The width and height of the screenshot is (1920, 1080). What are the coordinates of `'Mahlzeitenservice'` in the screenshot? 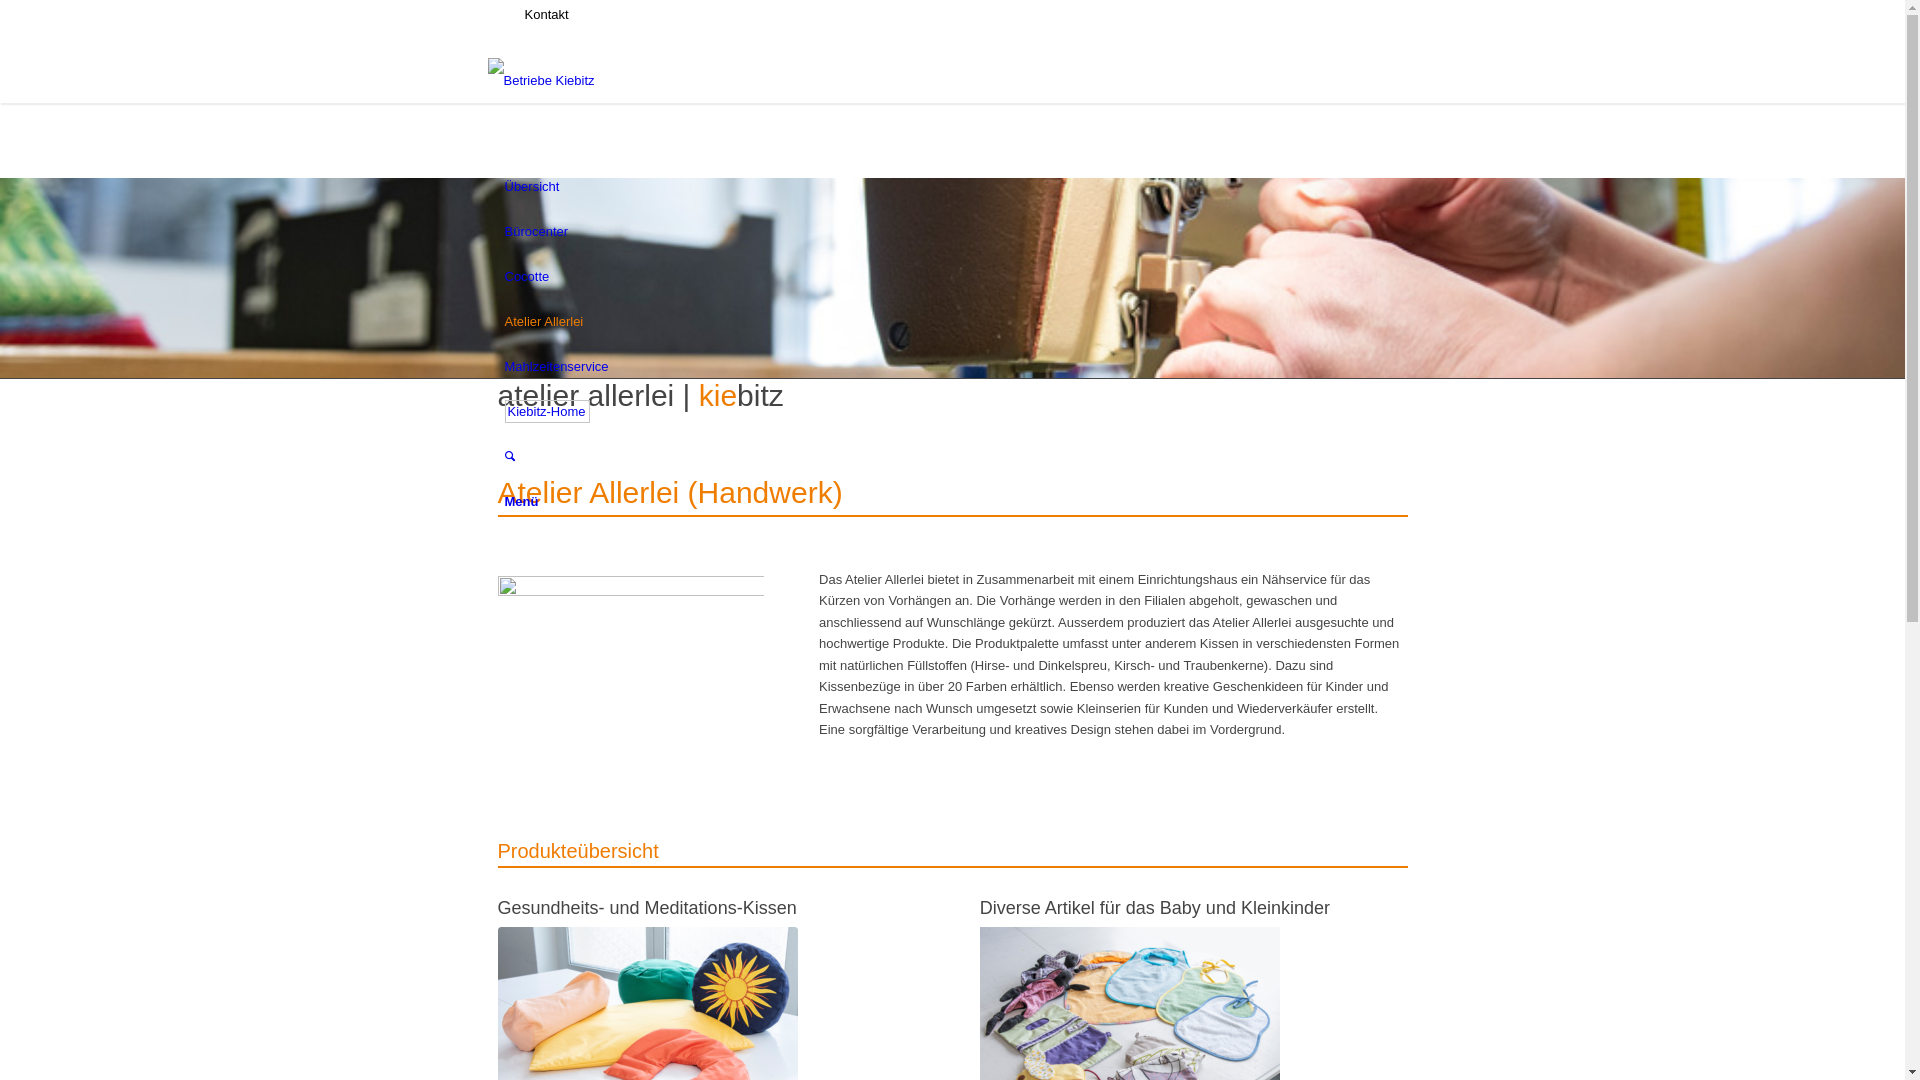 It's located at (556, 366).